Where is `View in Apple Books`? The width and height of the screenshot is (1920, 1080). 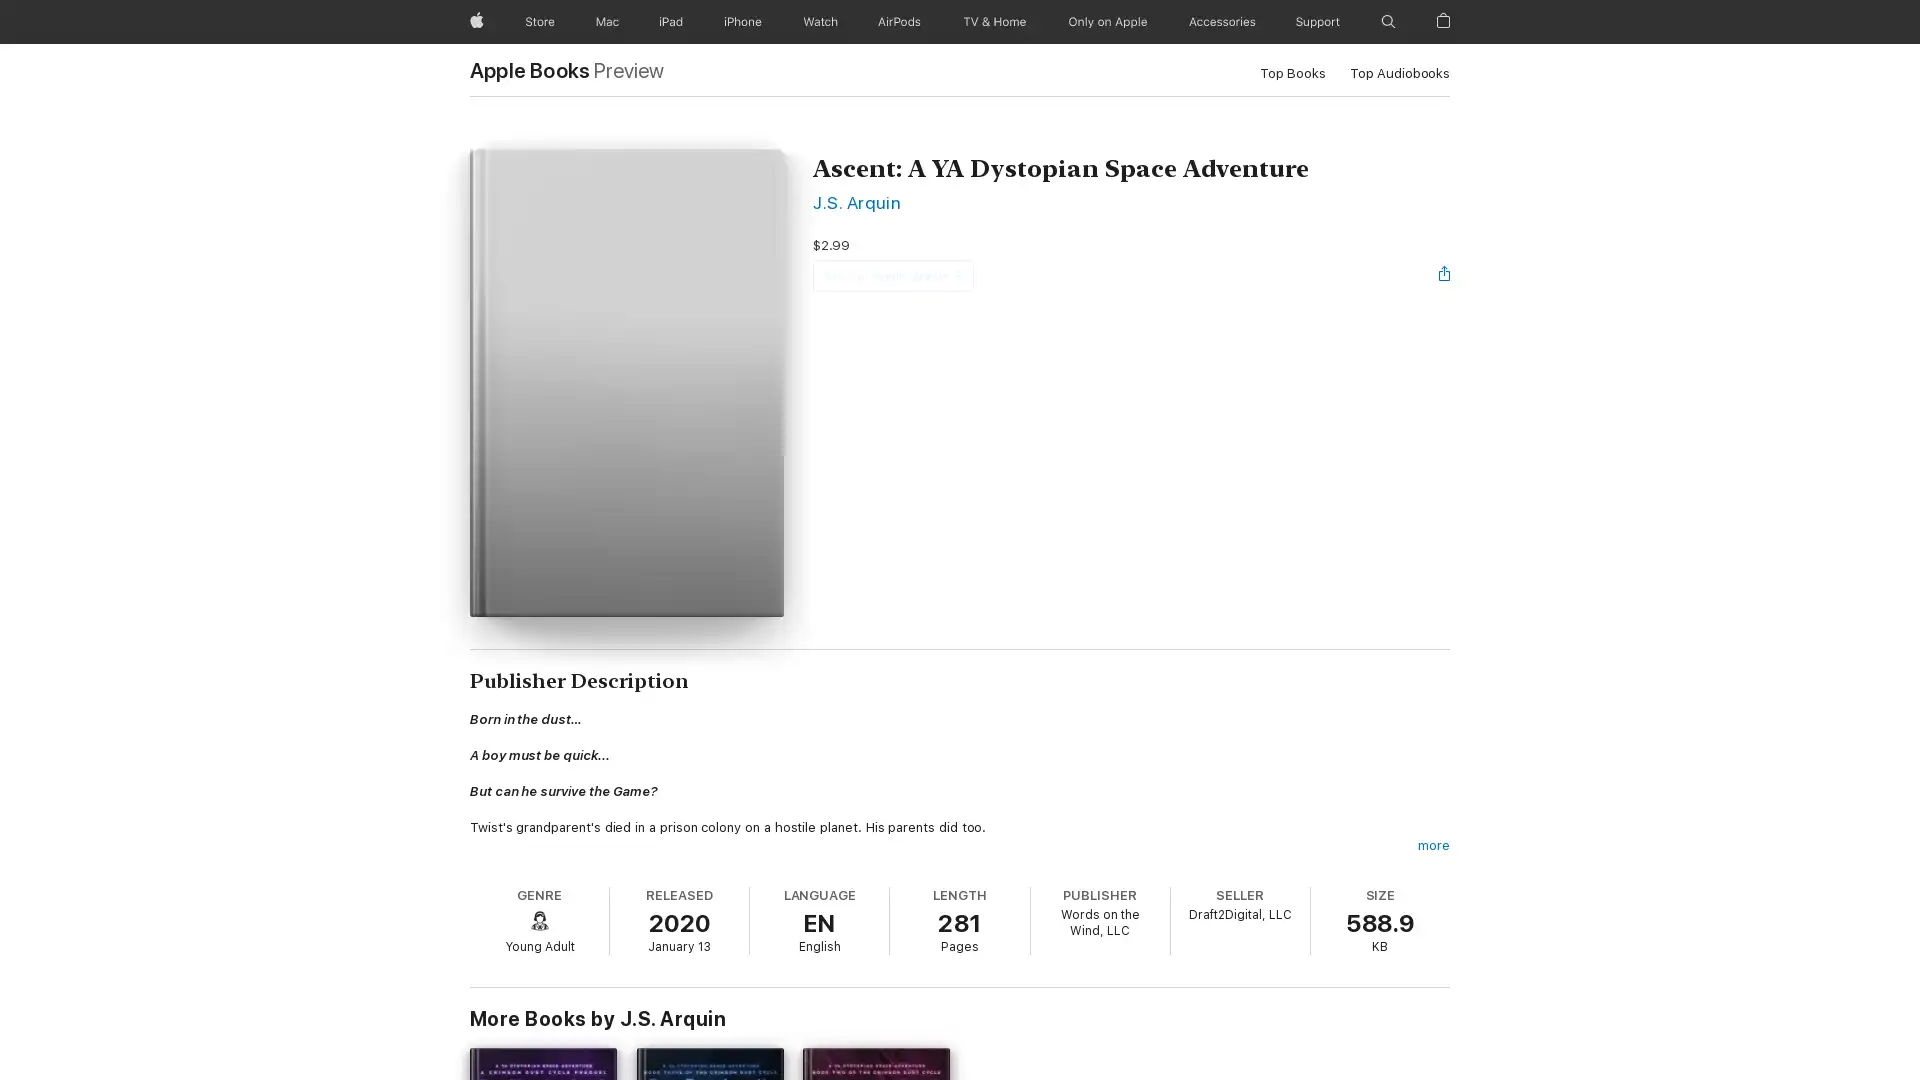
View in Apple Books is located at coordinates (891, 276).